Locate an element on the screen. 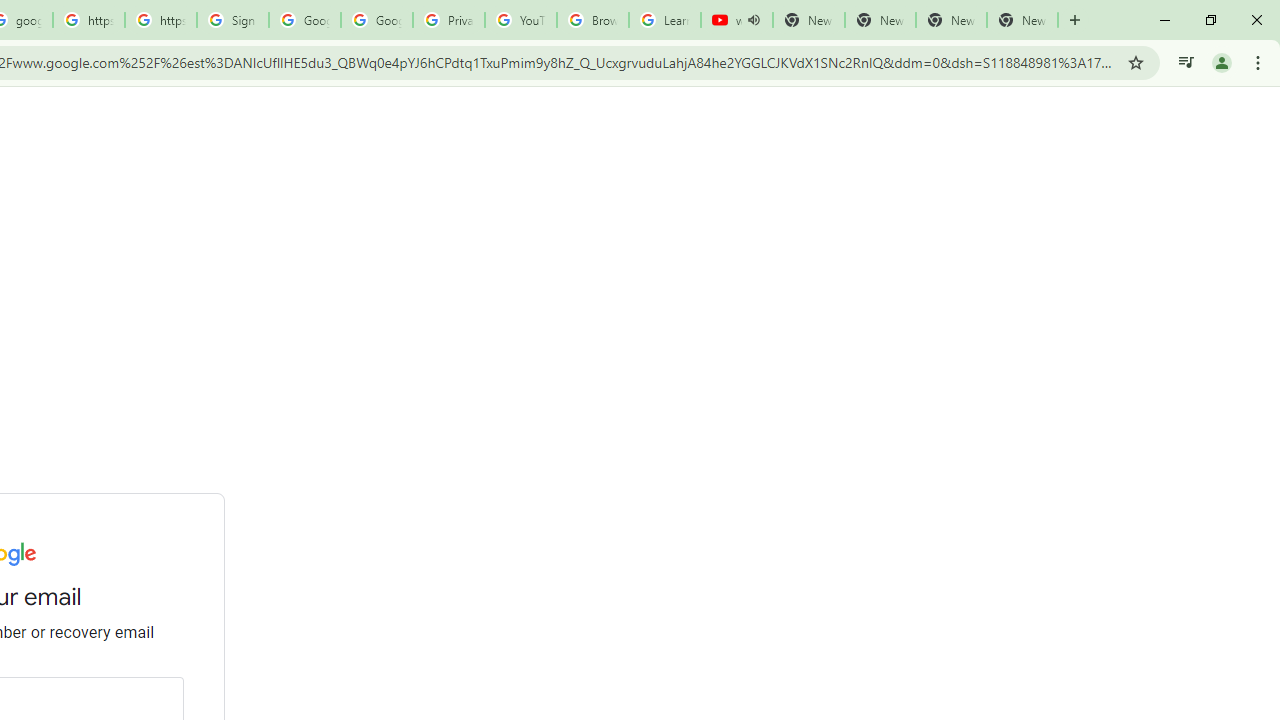  'Control your music, videos, and more' is located at coordinates (1185, 61).